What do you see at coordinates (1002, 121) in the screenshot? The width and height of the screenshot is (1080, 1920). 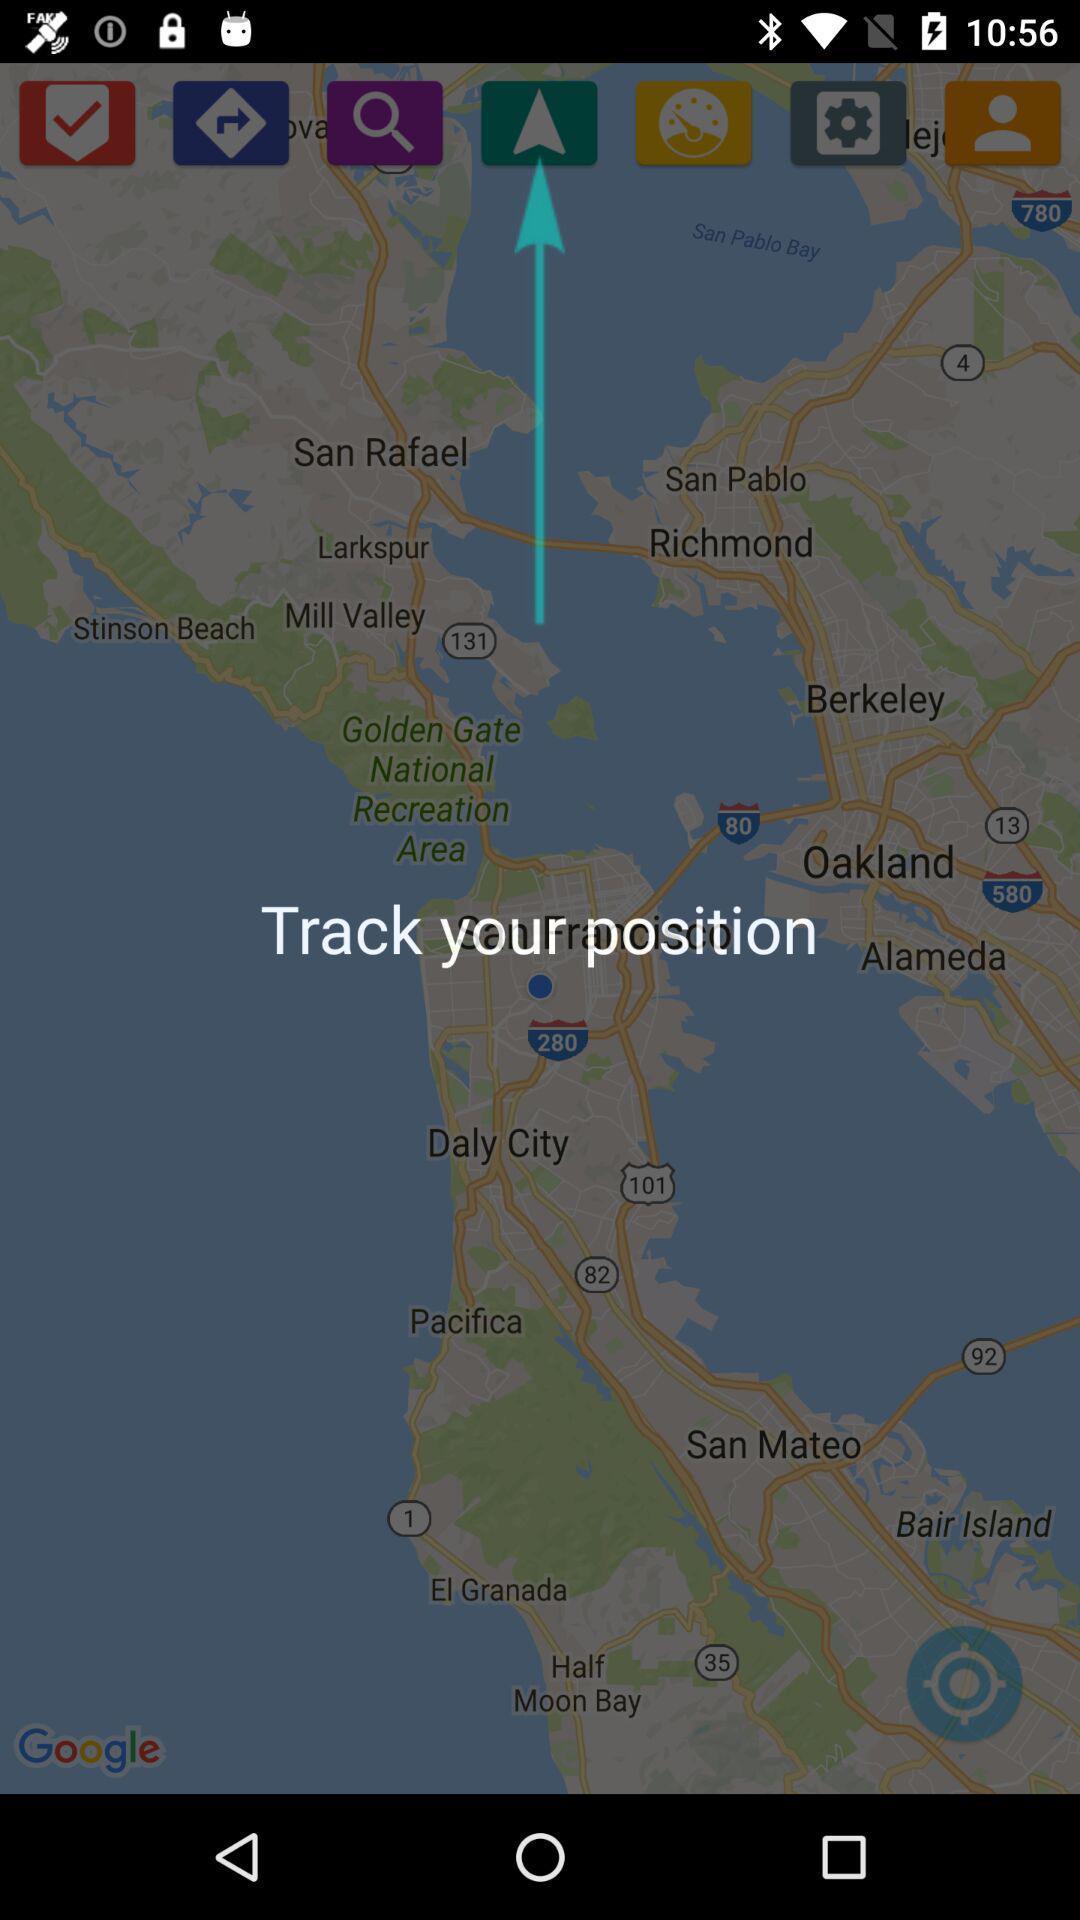 I see `contact option` at bounding box center [1002, 121].